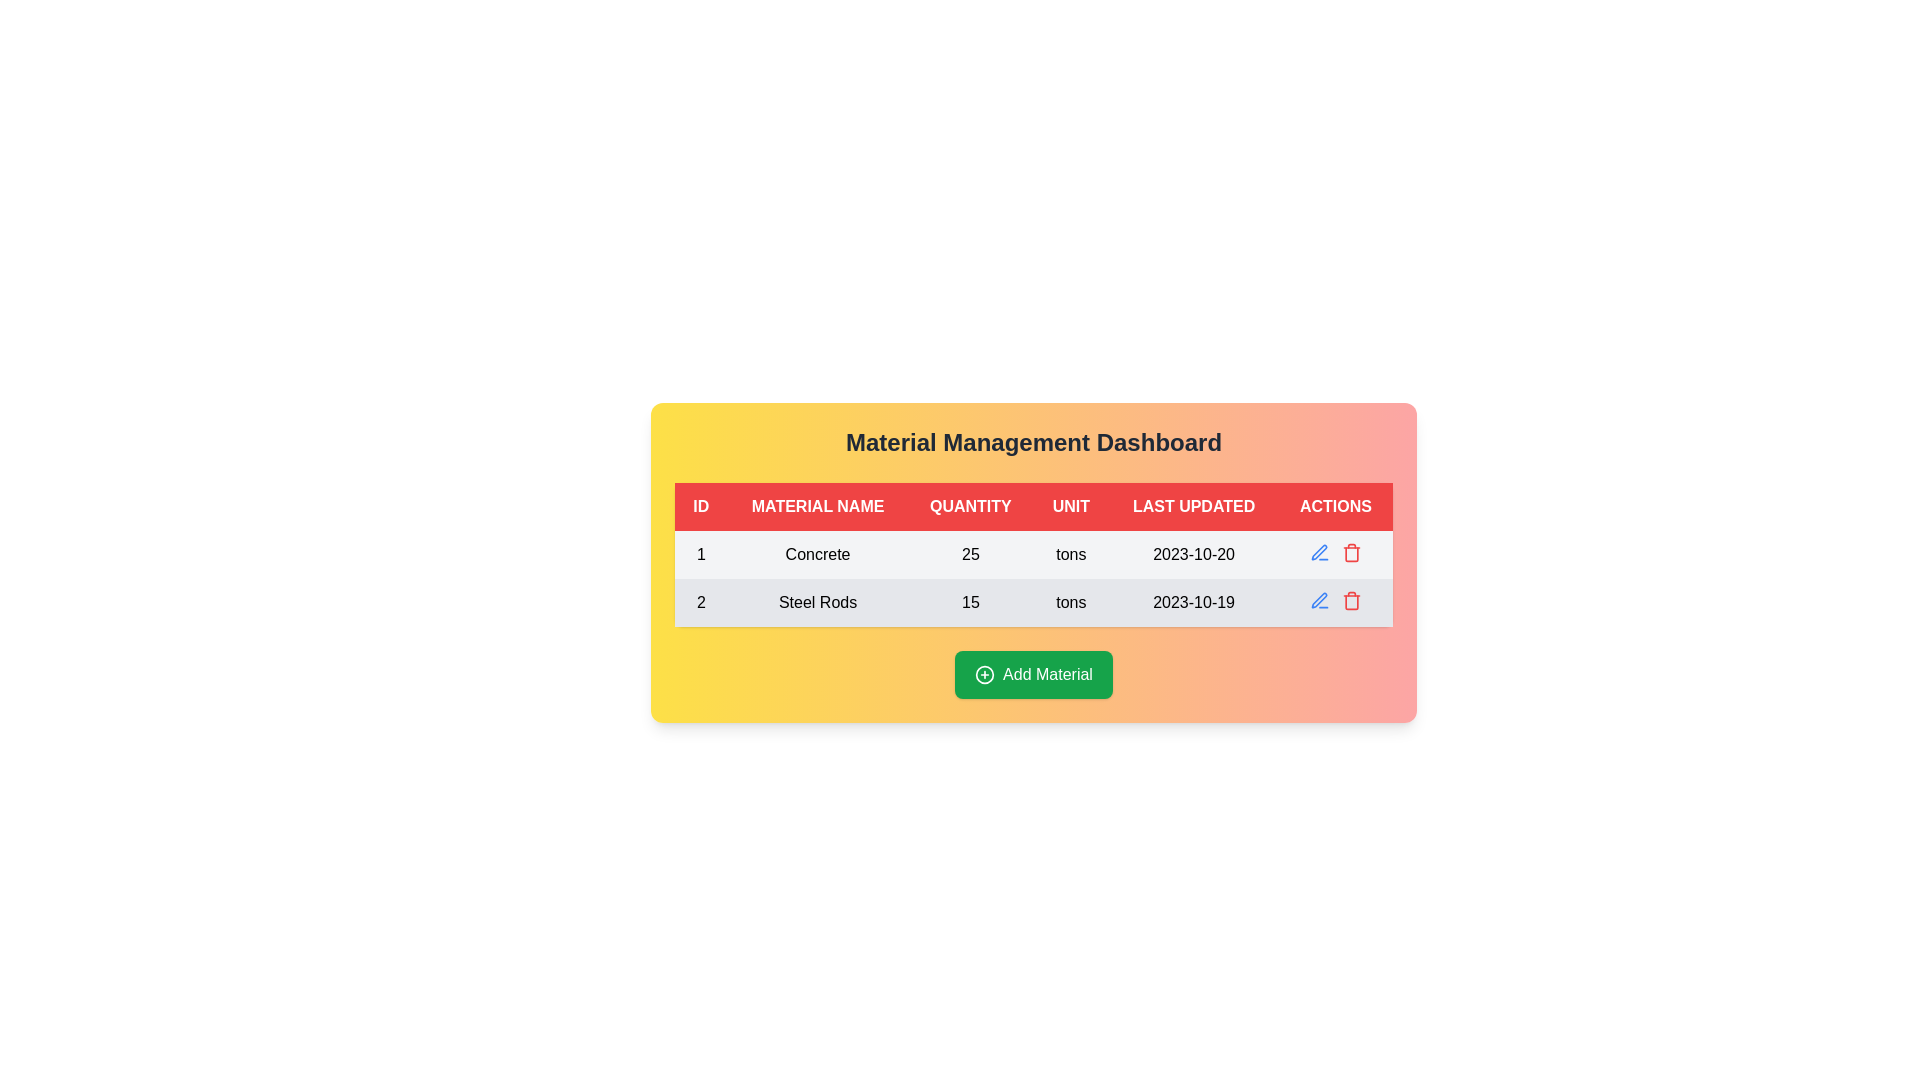 This screenshot has height=1080, width=1920. Describe the element at coordinates (1319, 552) in the screenshot. I see `the pen icon button` at that location.